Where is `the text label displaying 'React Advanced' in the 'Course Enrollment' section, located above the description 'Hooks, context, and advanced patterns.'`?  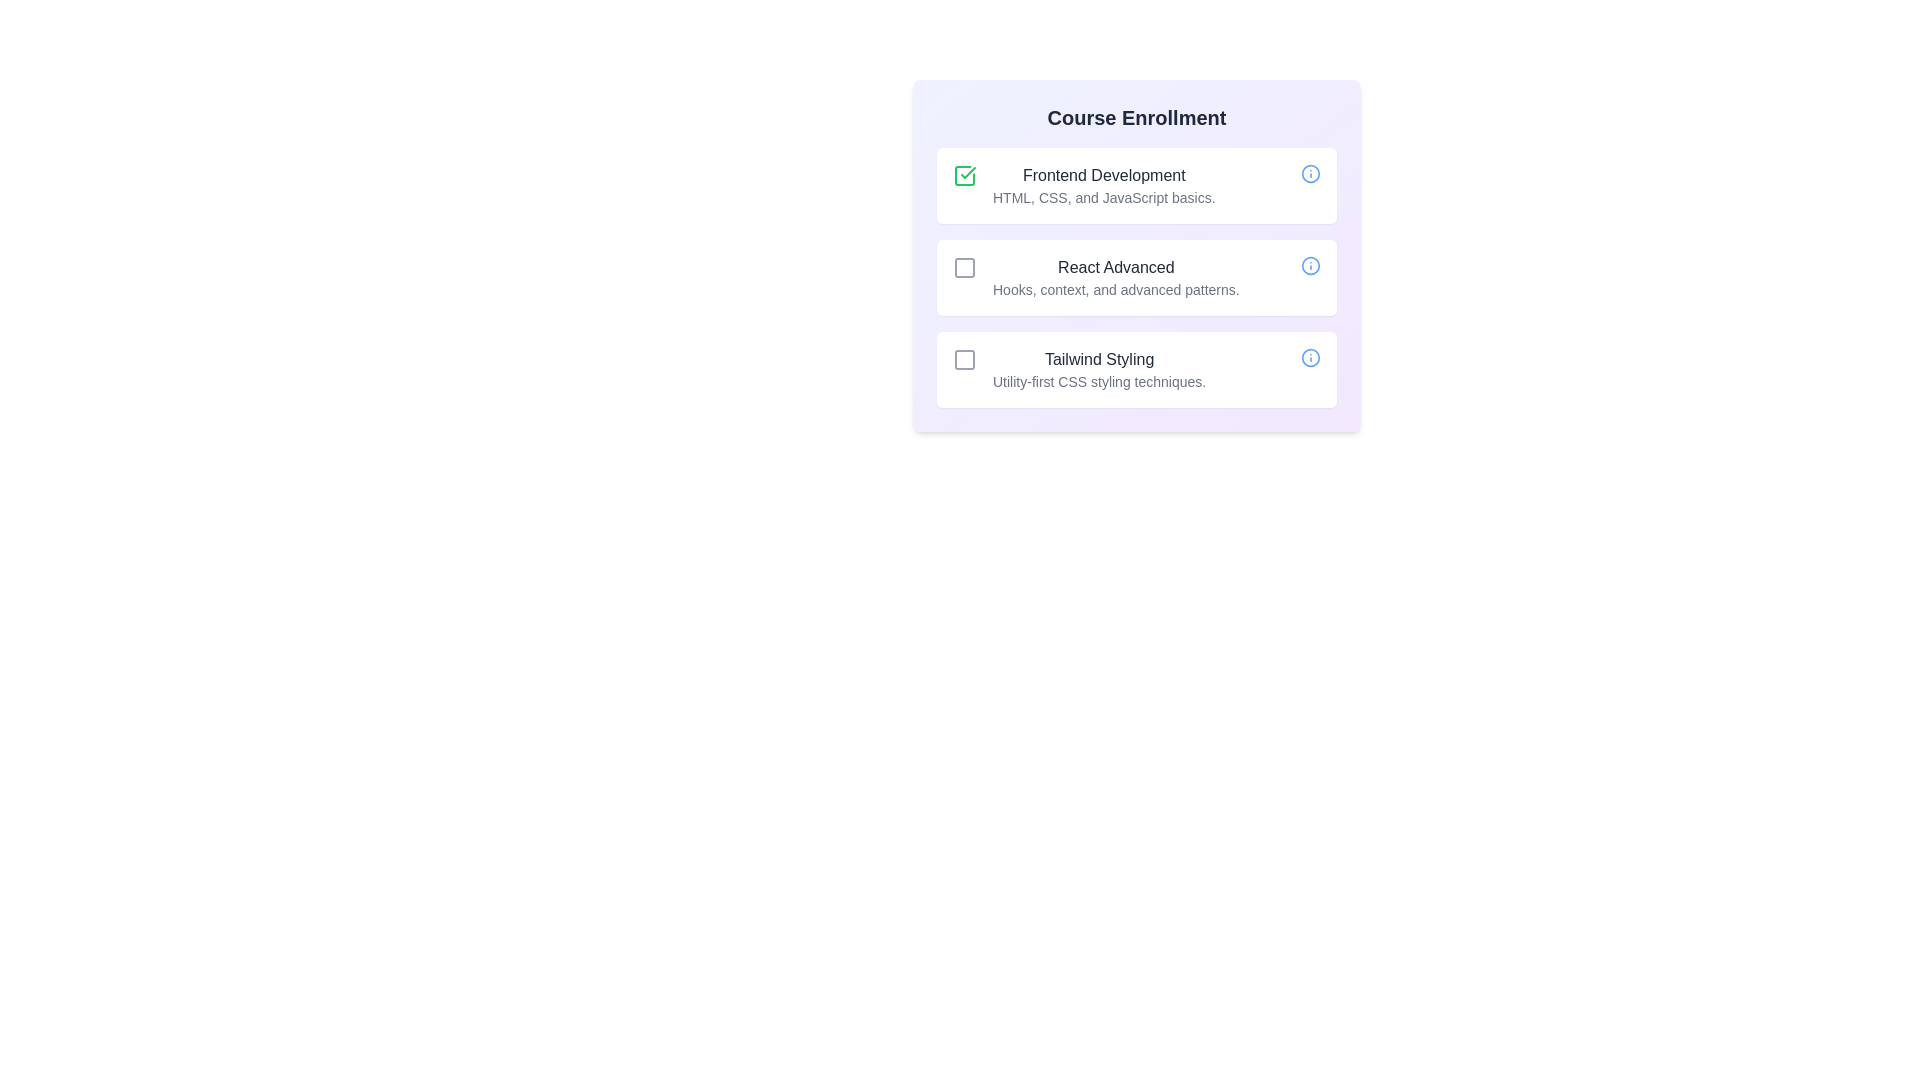 the text label displaying 'React Advanced' in the 'Course Enrollment' section, located above the description 'Hooks, context, and advanced patterns.' is located at coordinates (1115, 266).